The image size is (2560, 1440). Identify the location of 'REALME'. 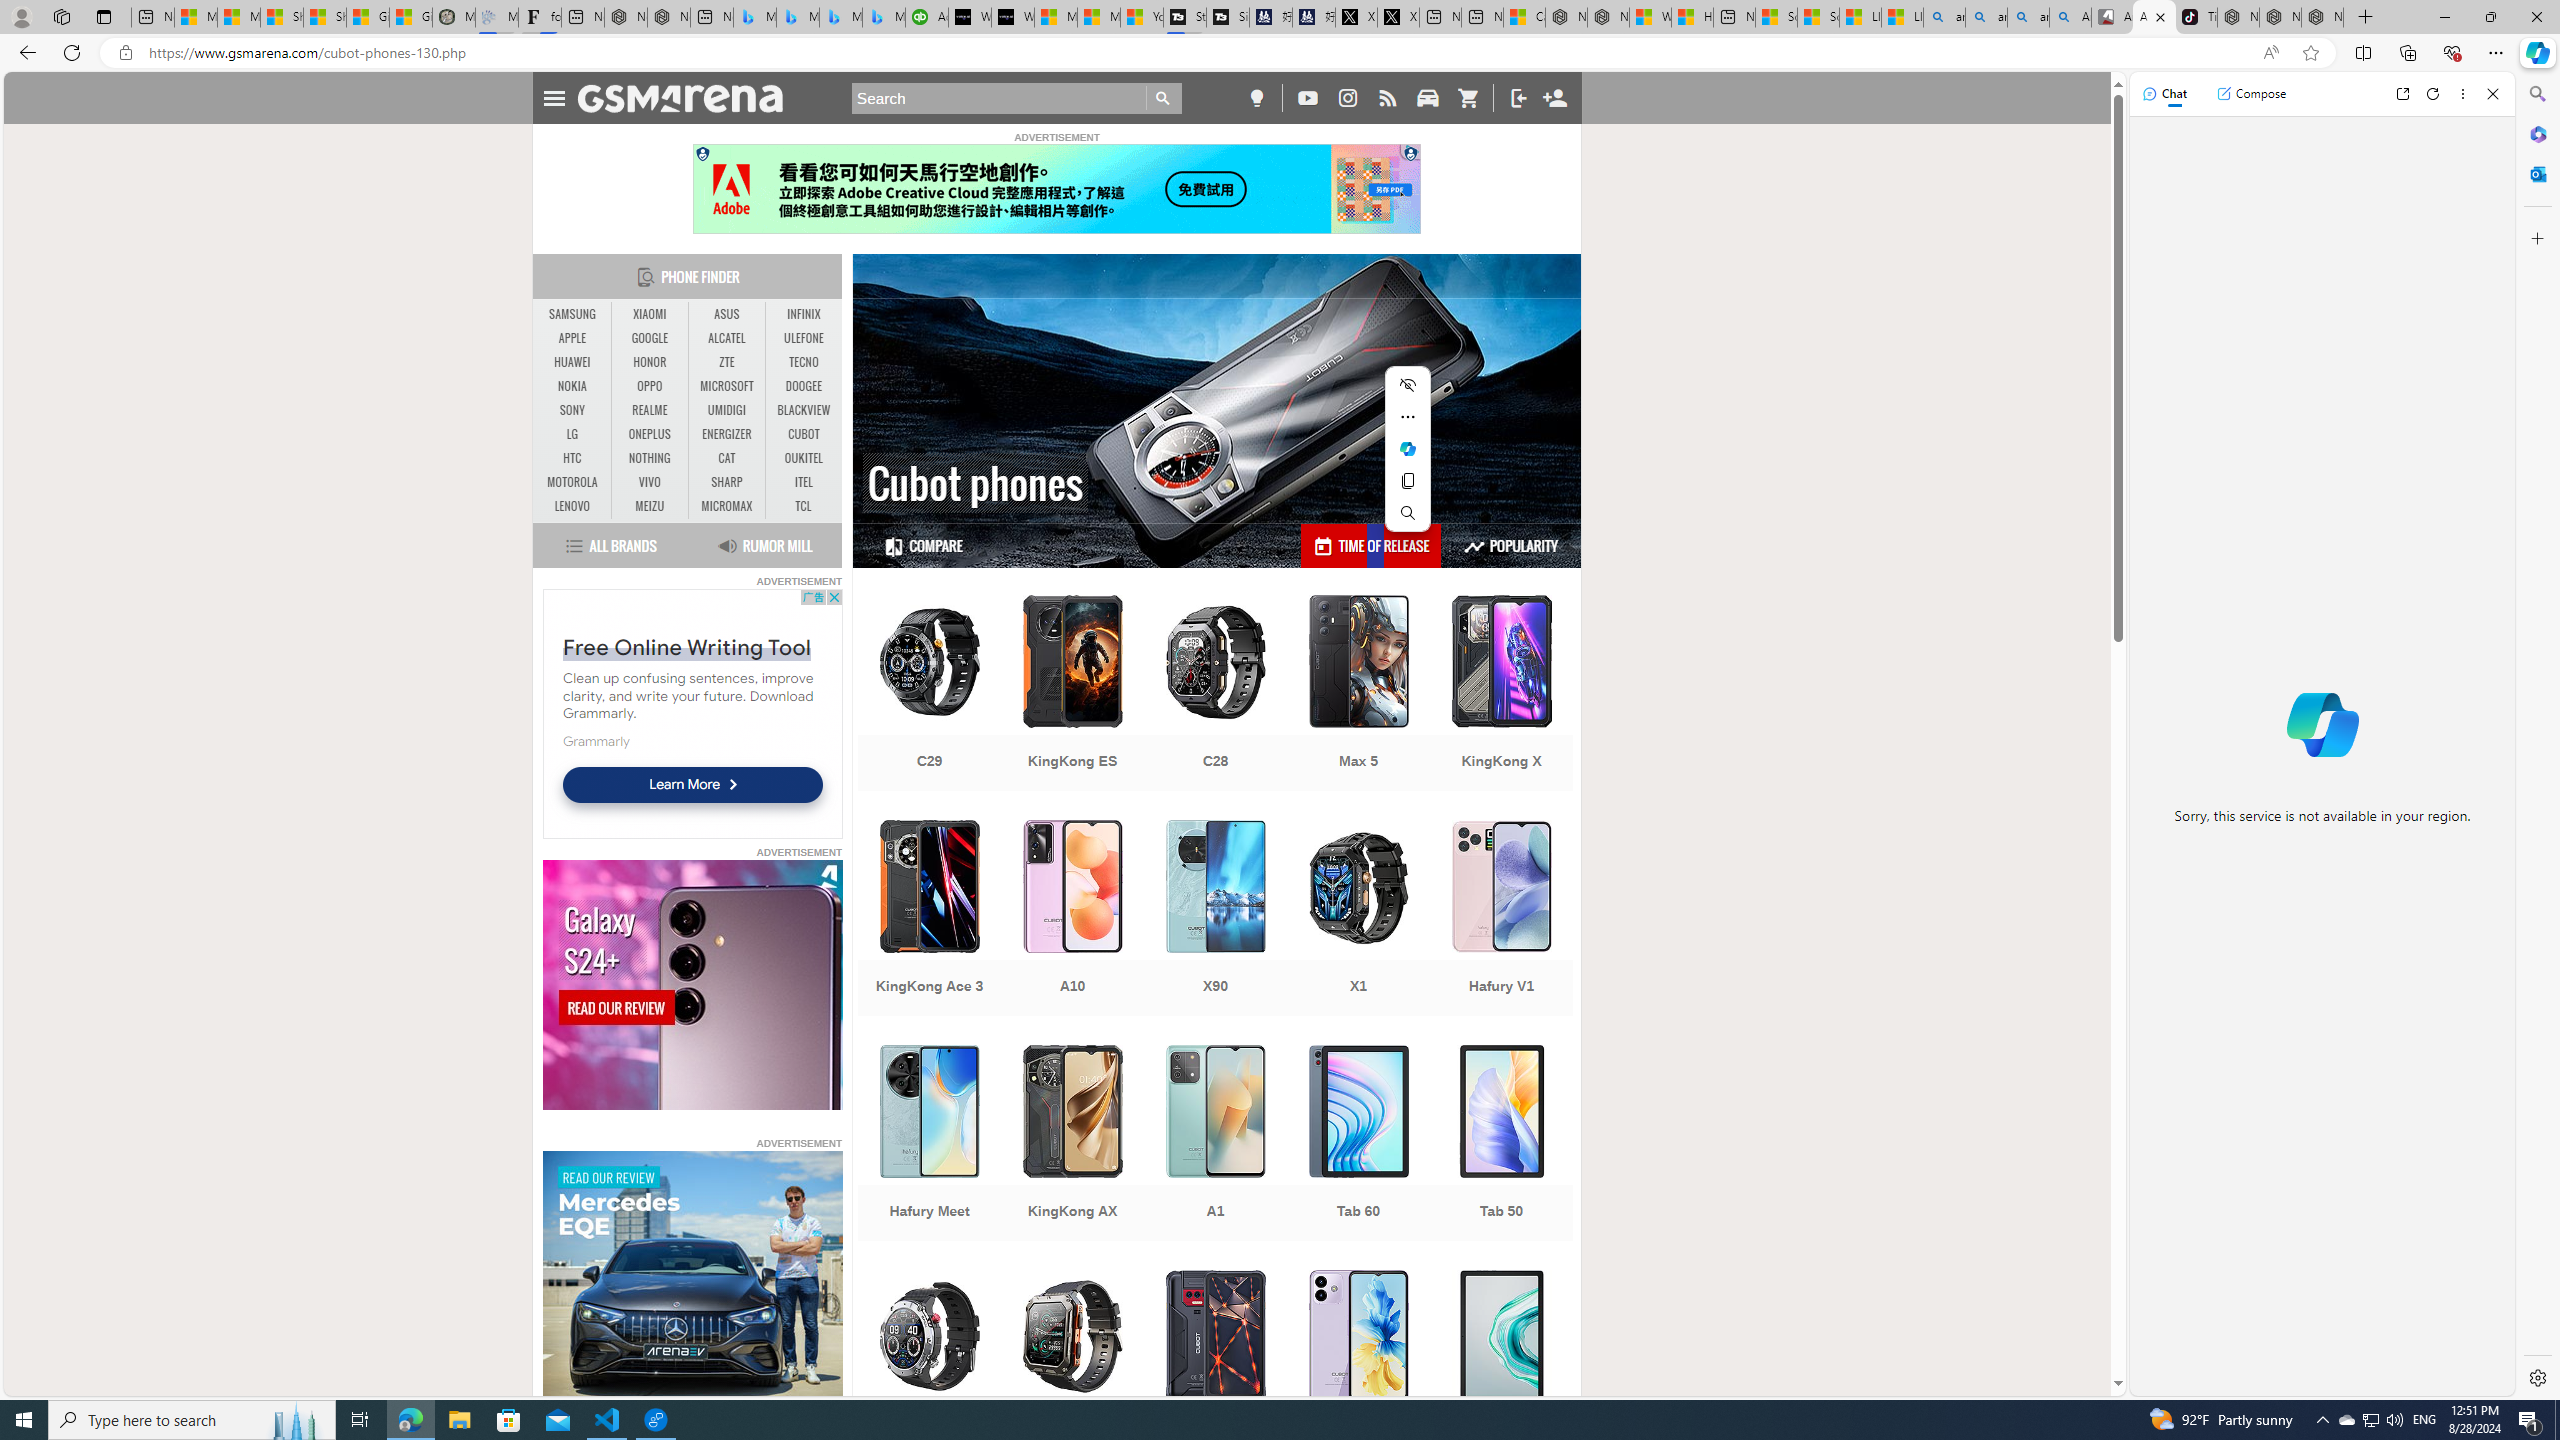
(649, 409).